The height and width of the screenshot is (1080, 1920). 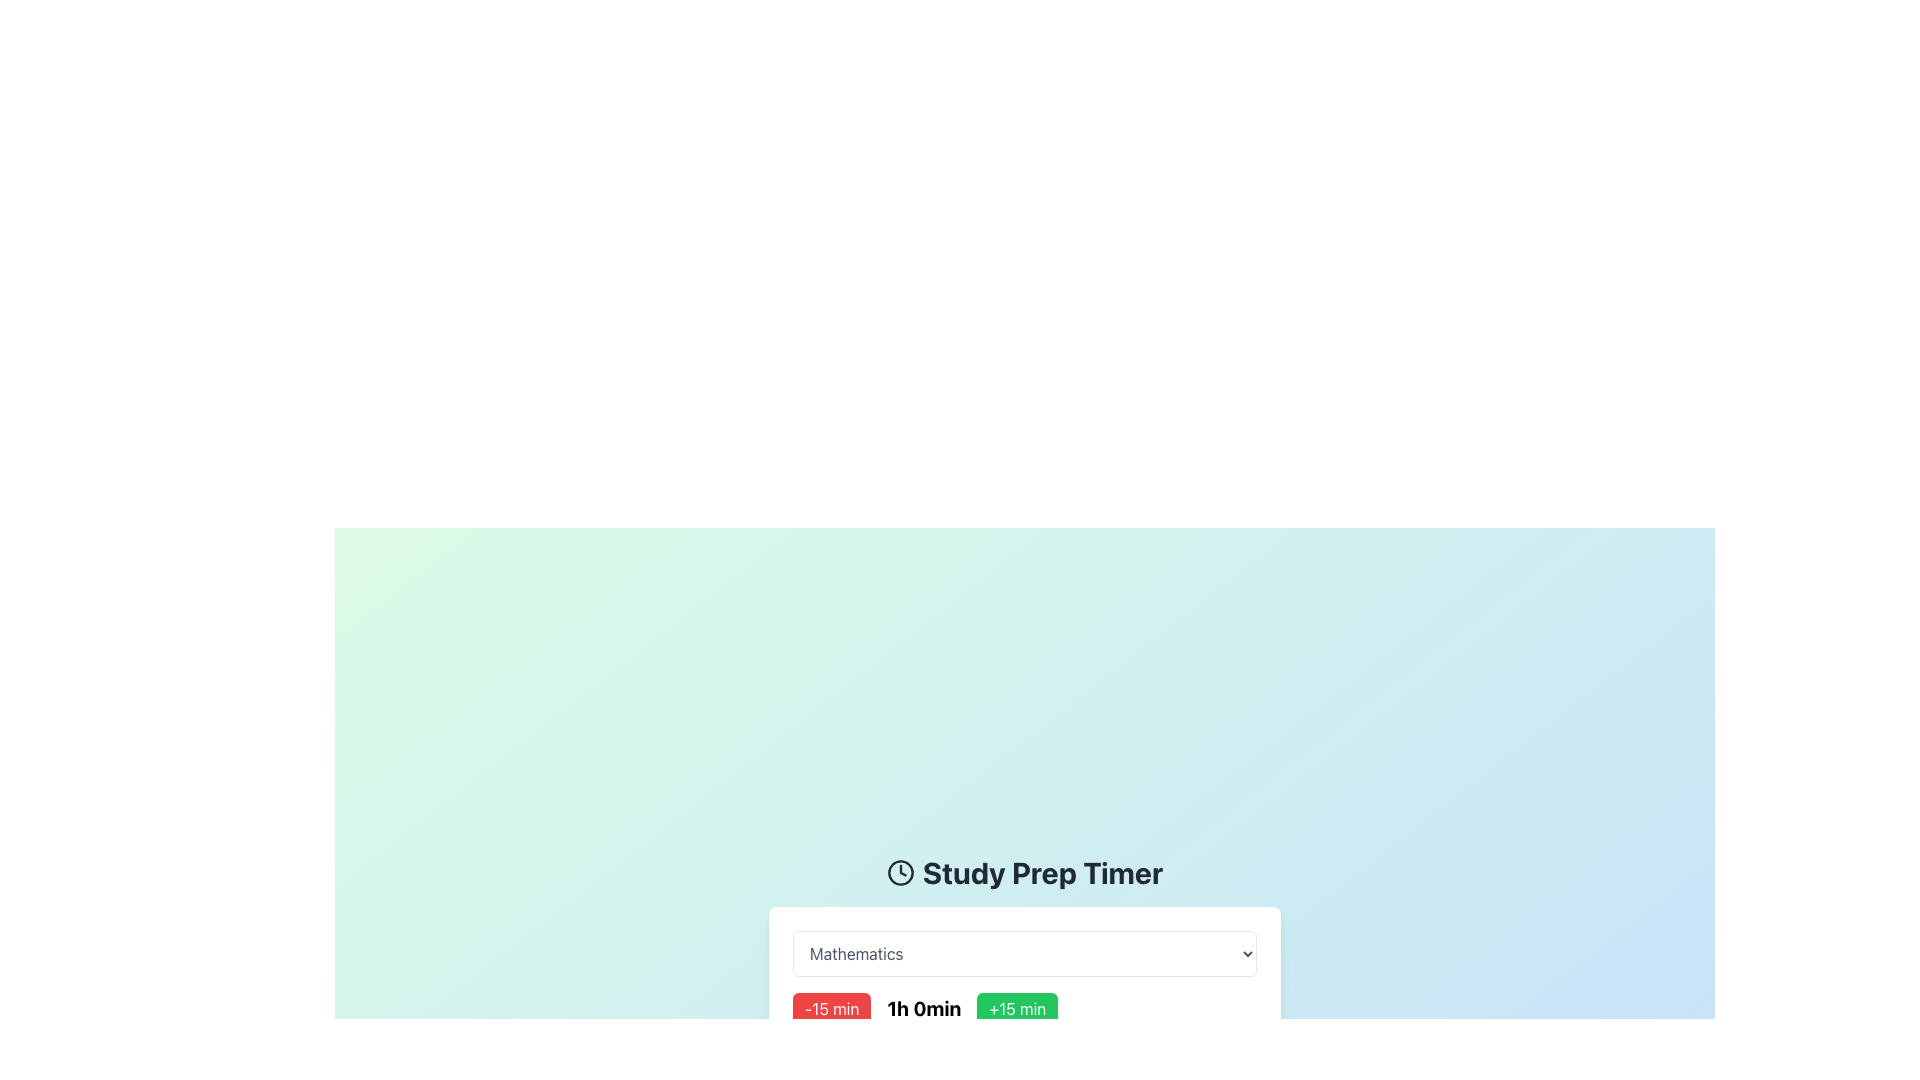 What do you see at coordinates (923, 1009) in the screenshot?
I see `the Text Display element that shows the current time setting, located centrally between the '-15 min' red button and the '+15 min' green button` at bounding box center [923, 1009].